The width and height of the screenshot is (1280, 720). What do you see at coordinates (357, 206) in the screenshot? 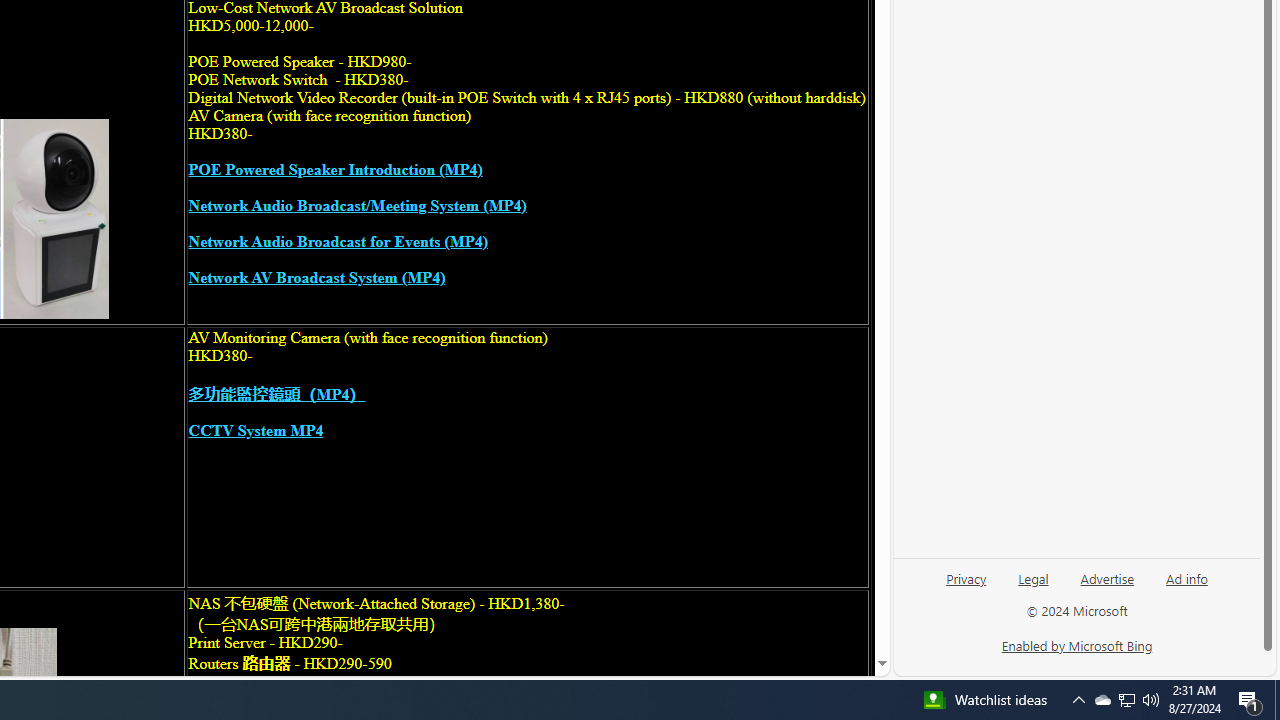
I see `'Network Audio Broadcast/Meeting System (MP4)'` at bounding box center [357, 206].